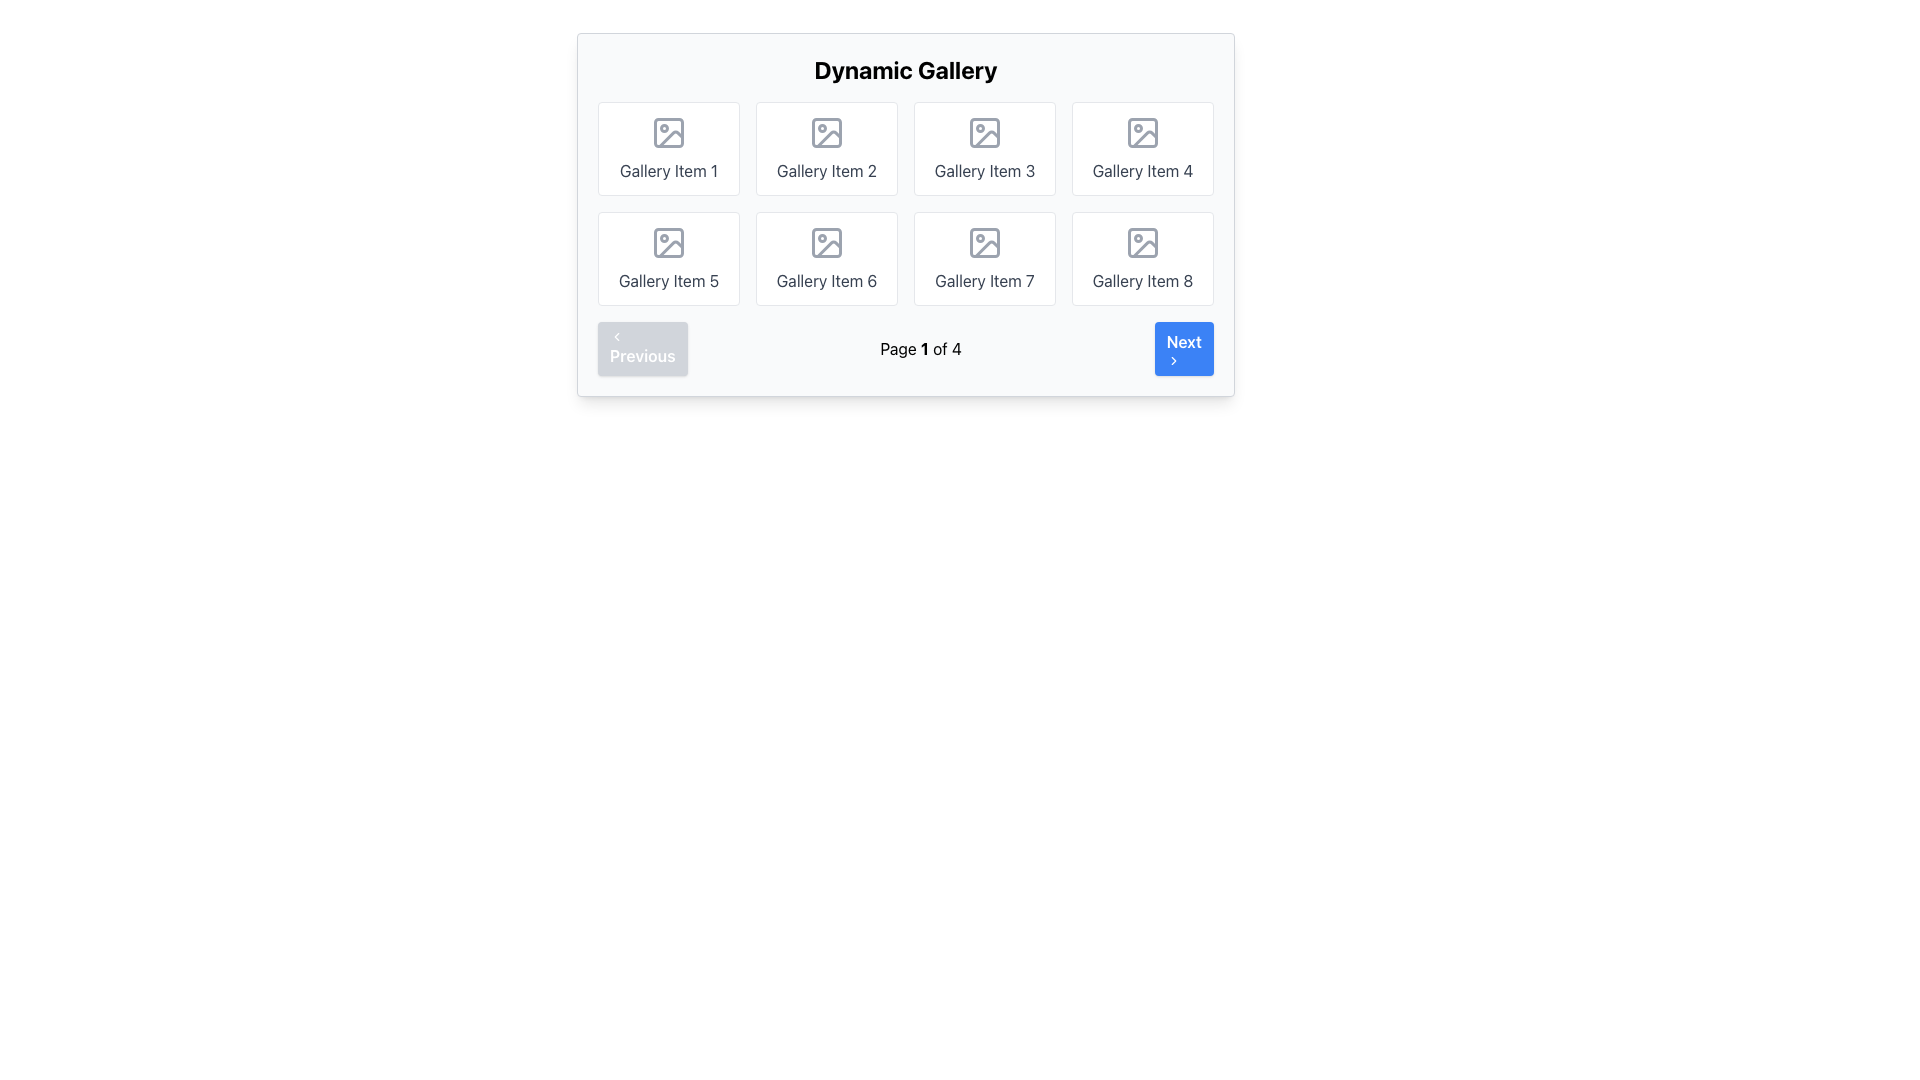  What do you see at coordinates (1142, 242) in the screenshot?
I see `the Representative icon or placeholder within 'Gallery Item 8' that indicates an image upload or preview functionality` at bounding box center [1142, 242].